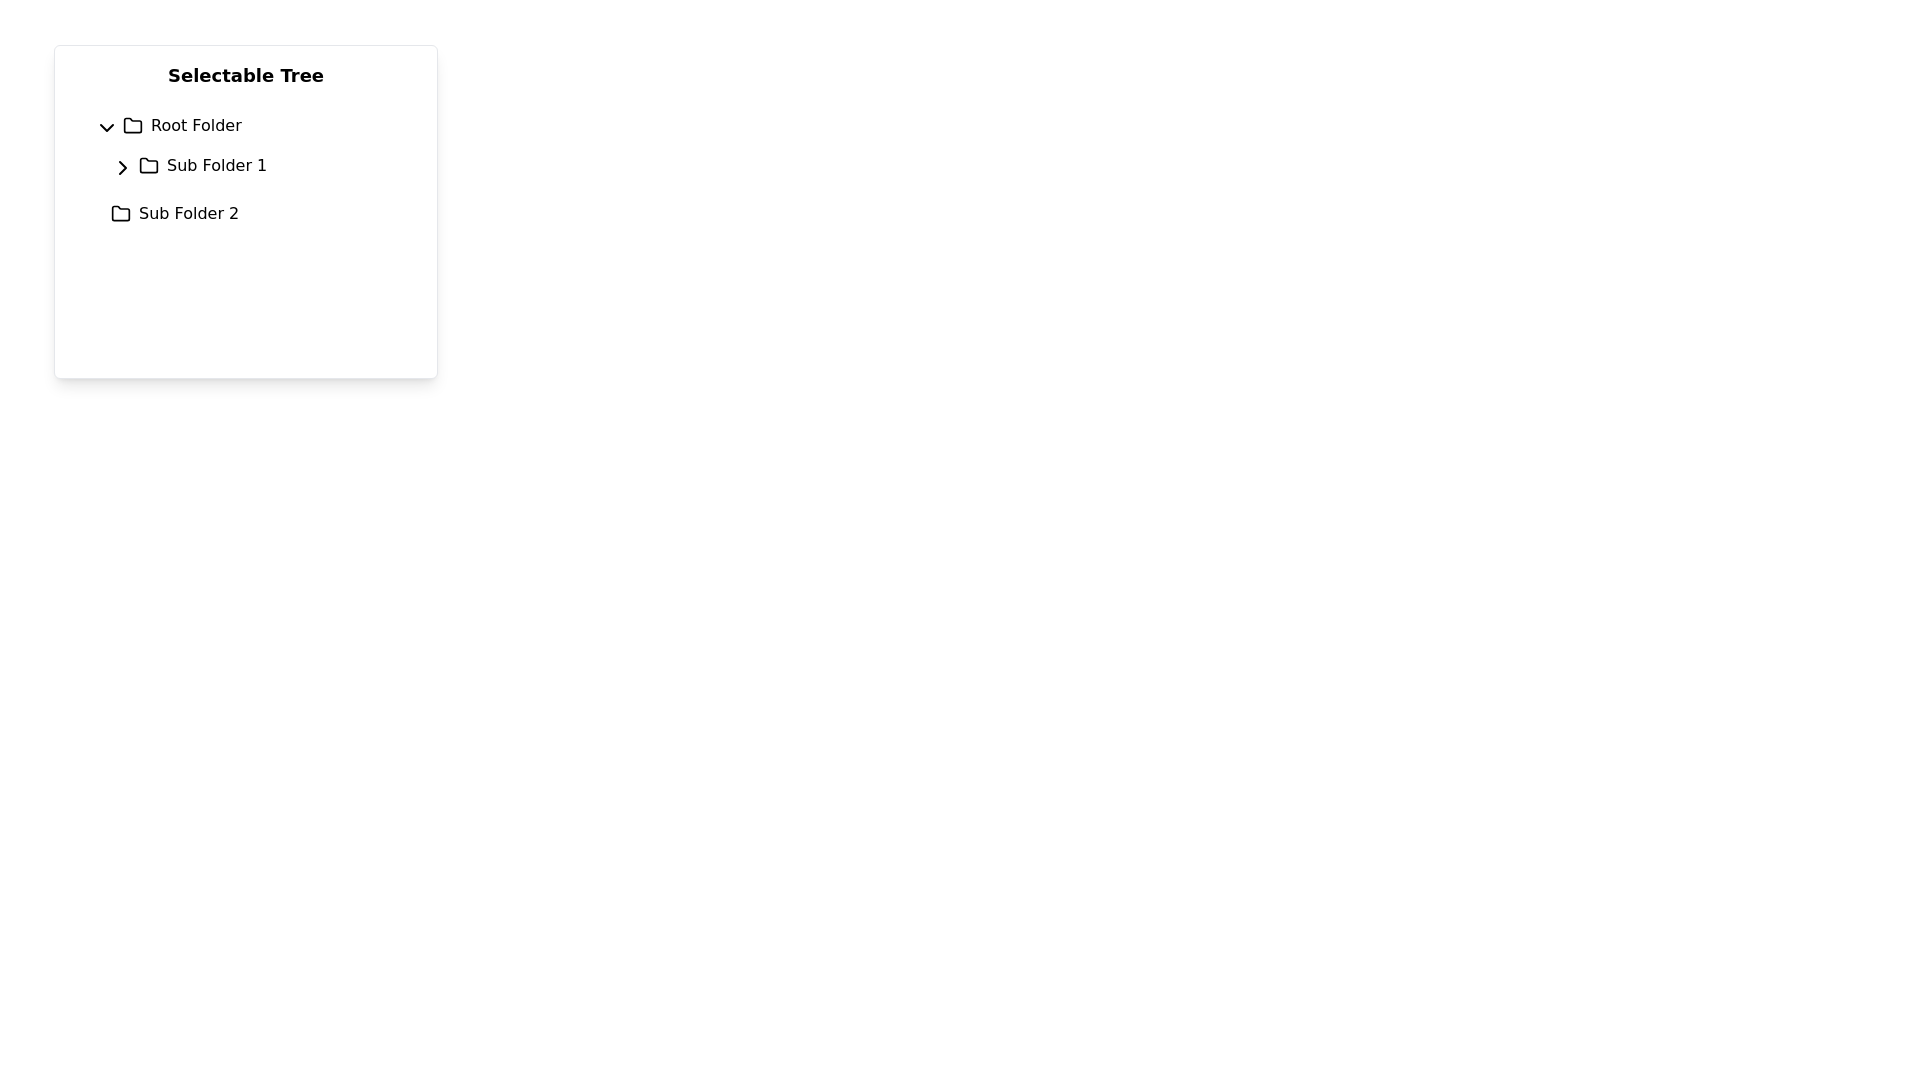 The image size is (1920, 1080). I want to click on the folder icon located adjacent to the text 'Root Folder', which is styled with a smooth outline and resembles a file folder tab, so click(132, 126).